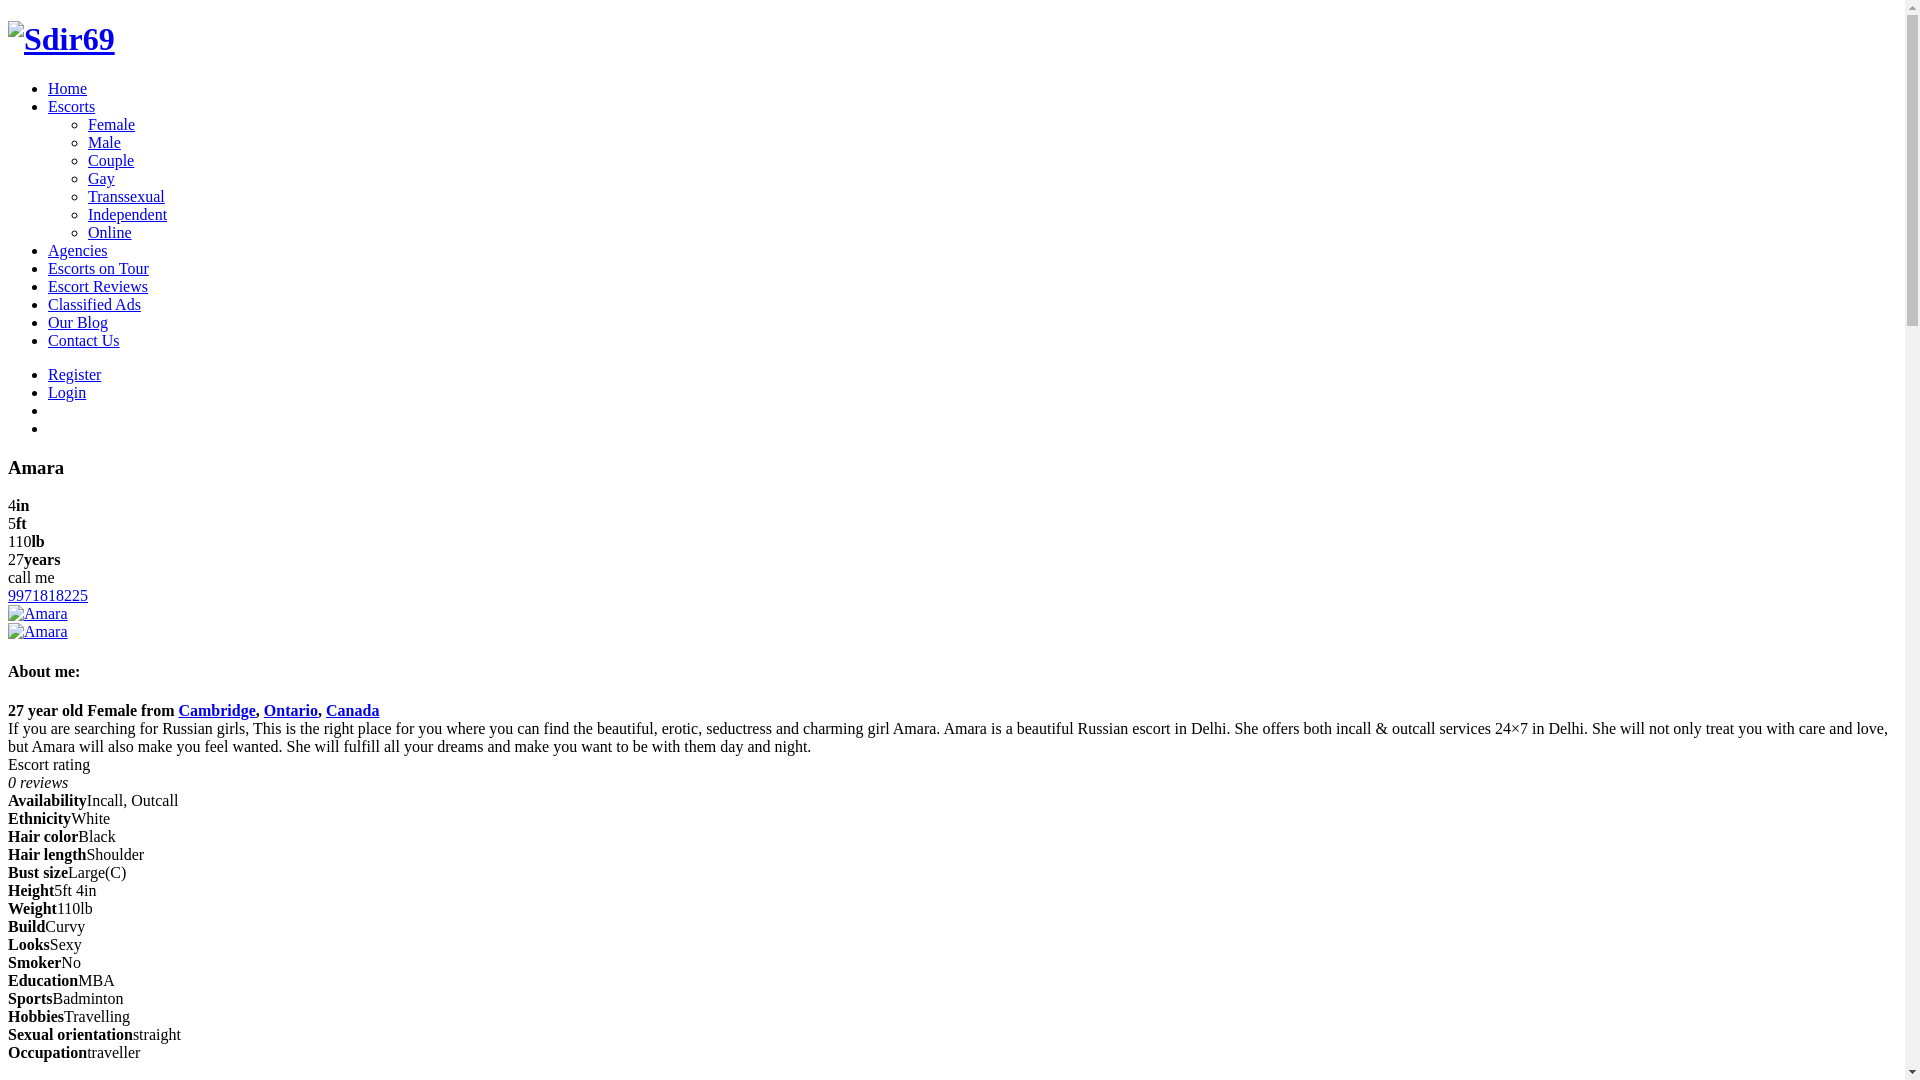 Image resolution: width=1920 pixels, height=1080 pixels. Describe the element at coordinates (74, 374) in the screenshot. I see `'Register'` at that location.